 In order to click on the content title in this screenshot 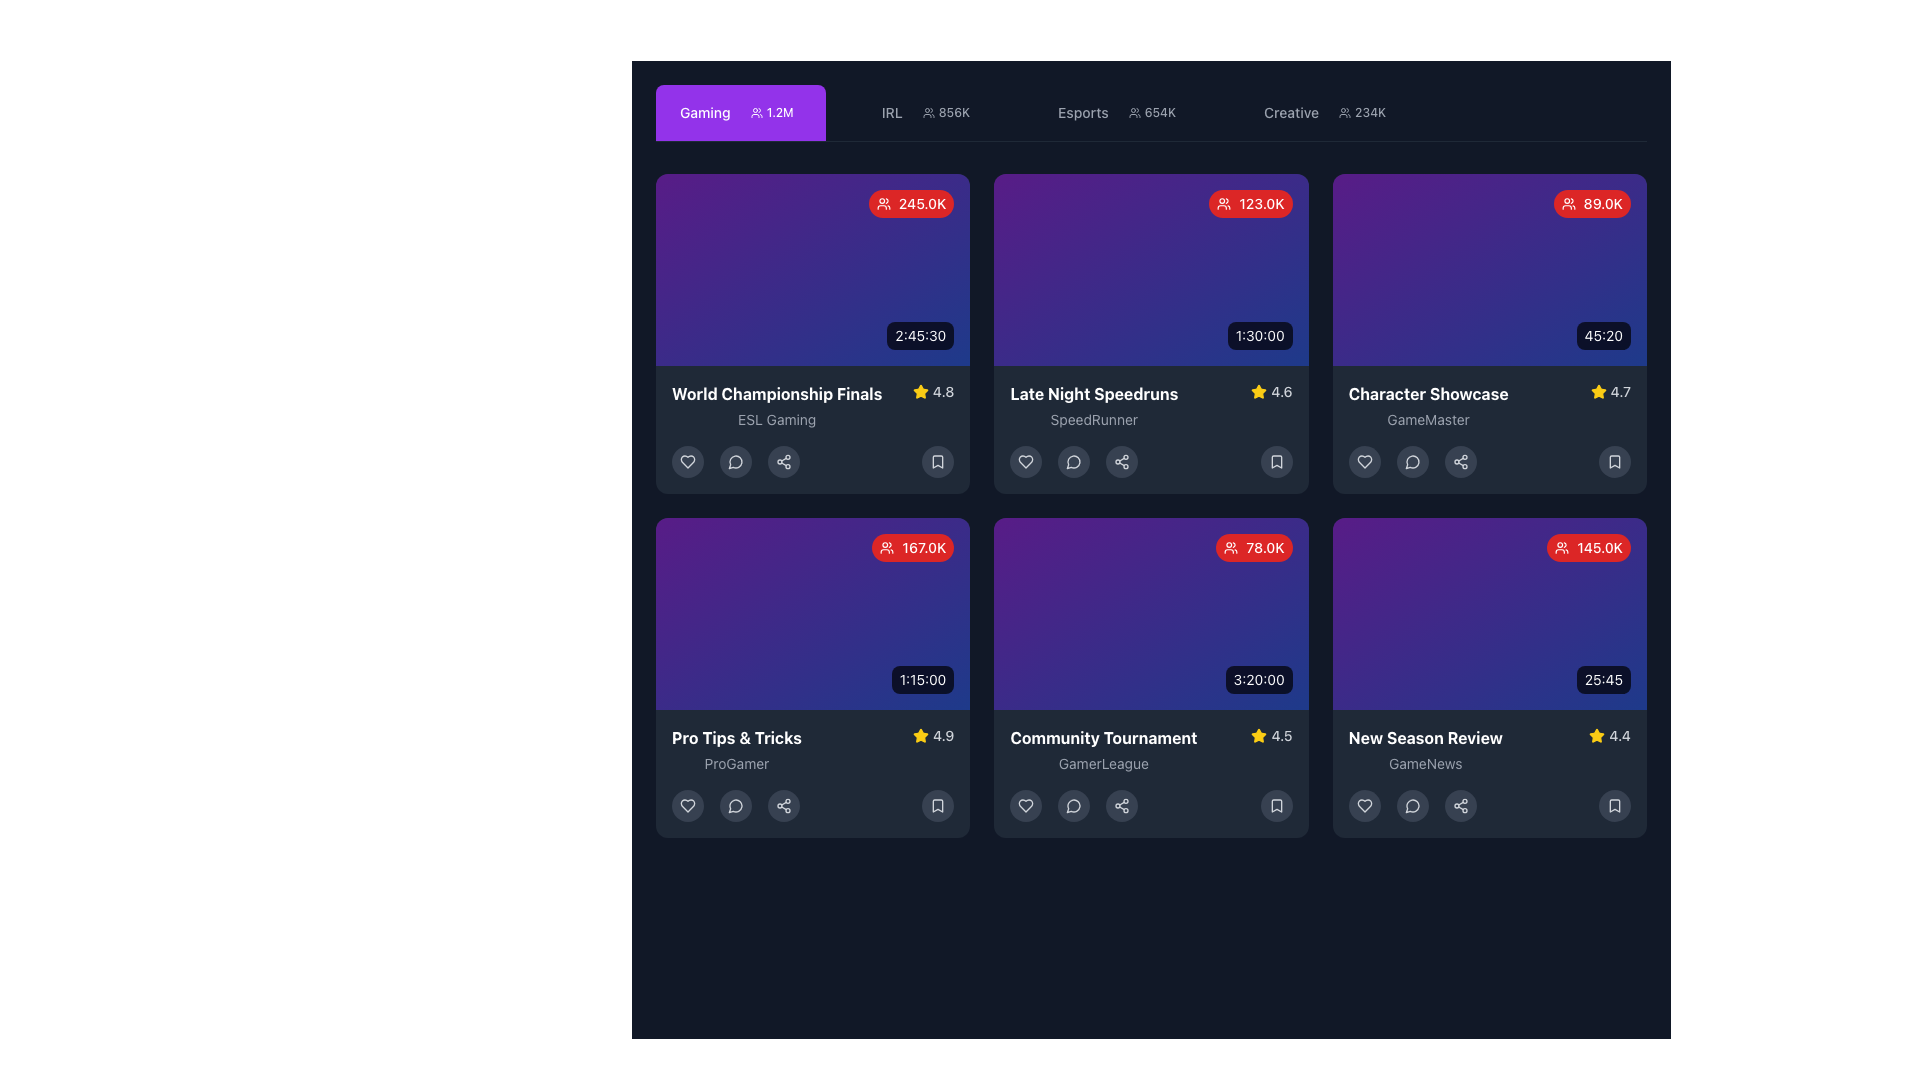, I will do `click(776, 393)`.